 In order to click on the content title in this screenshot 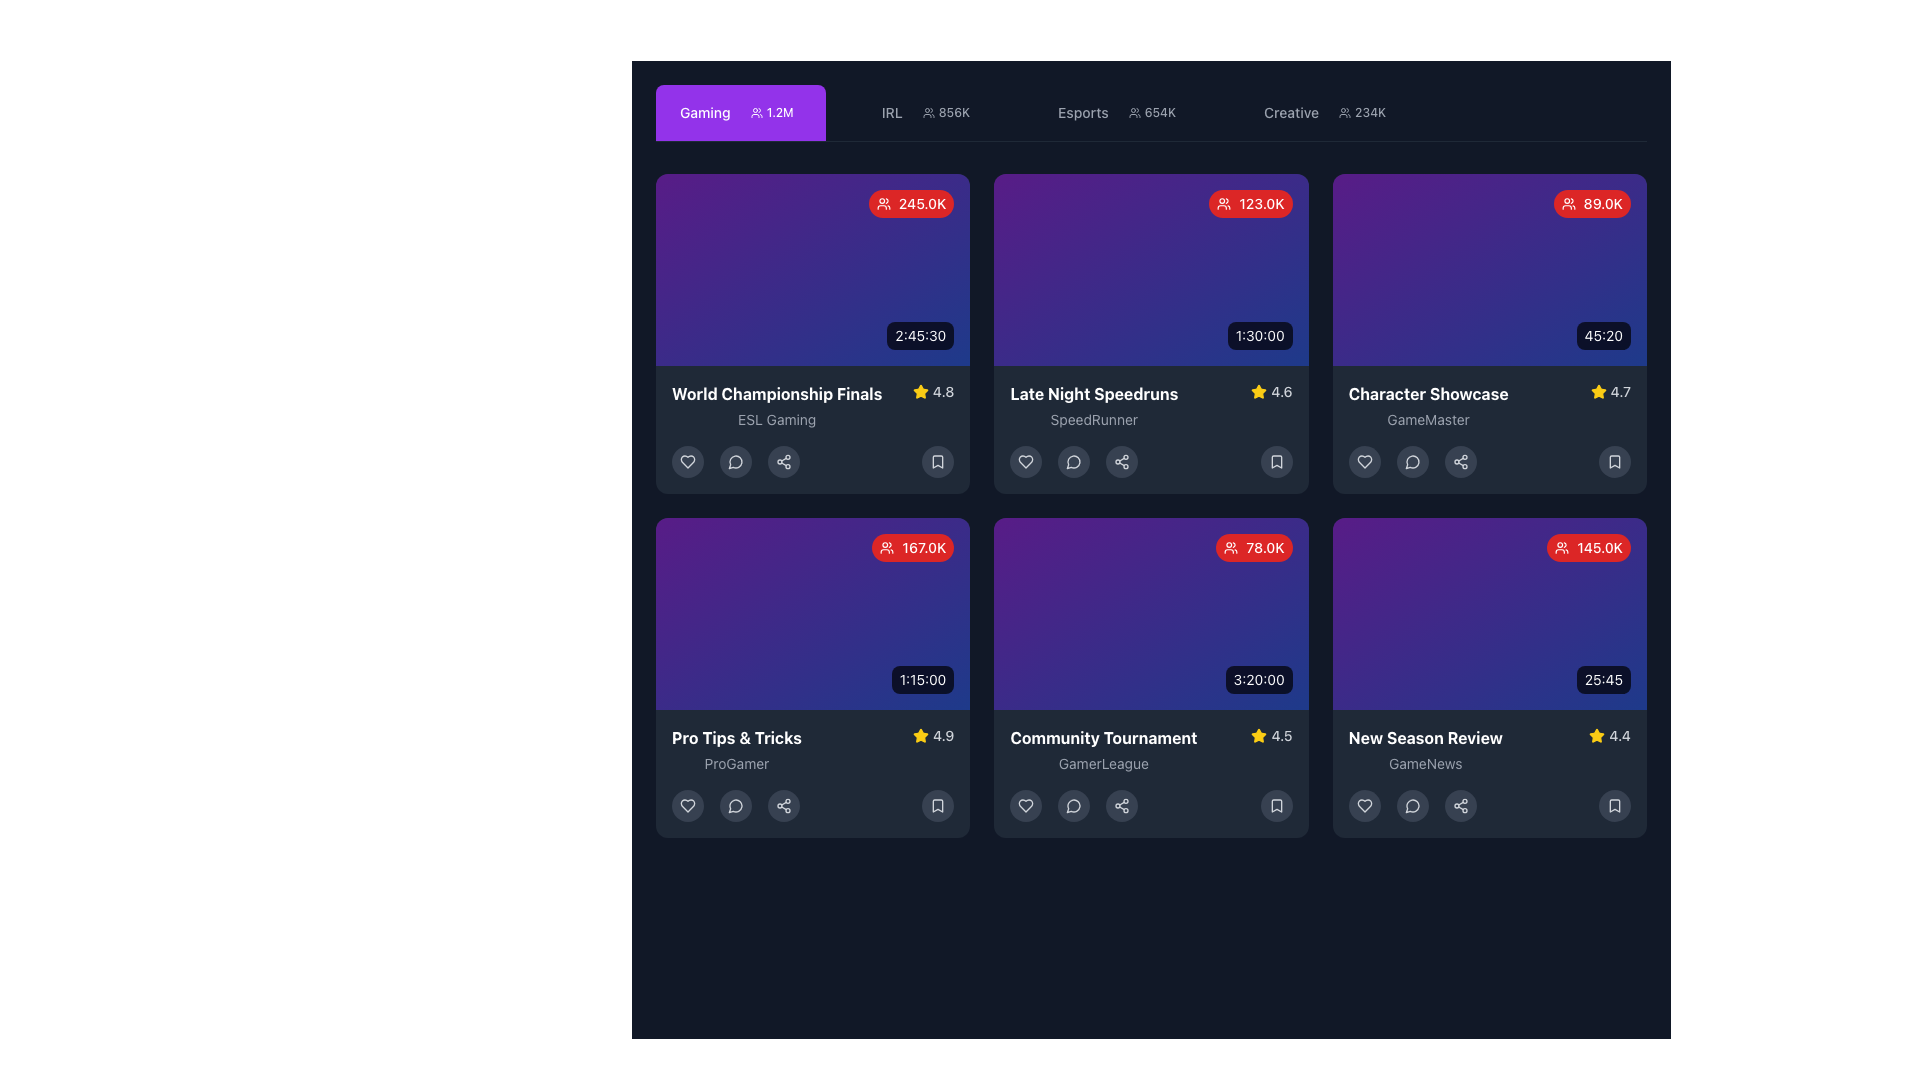, I will do `click(776, 393)`.